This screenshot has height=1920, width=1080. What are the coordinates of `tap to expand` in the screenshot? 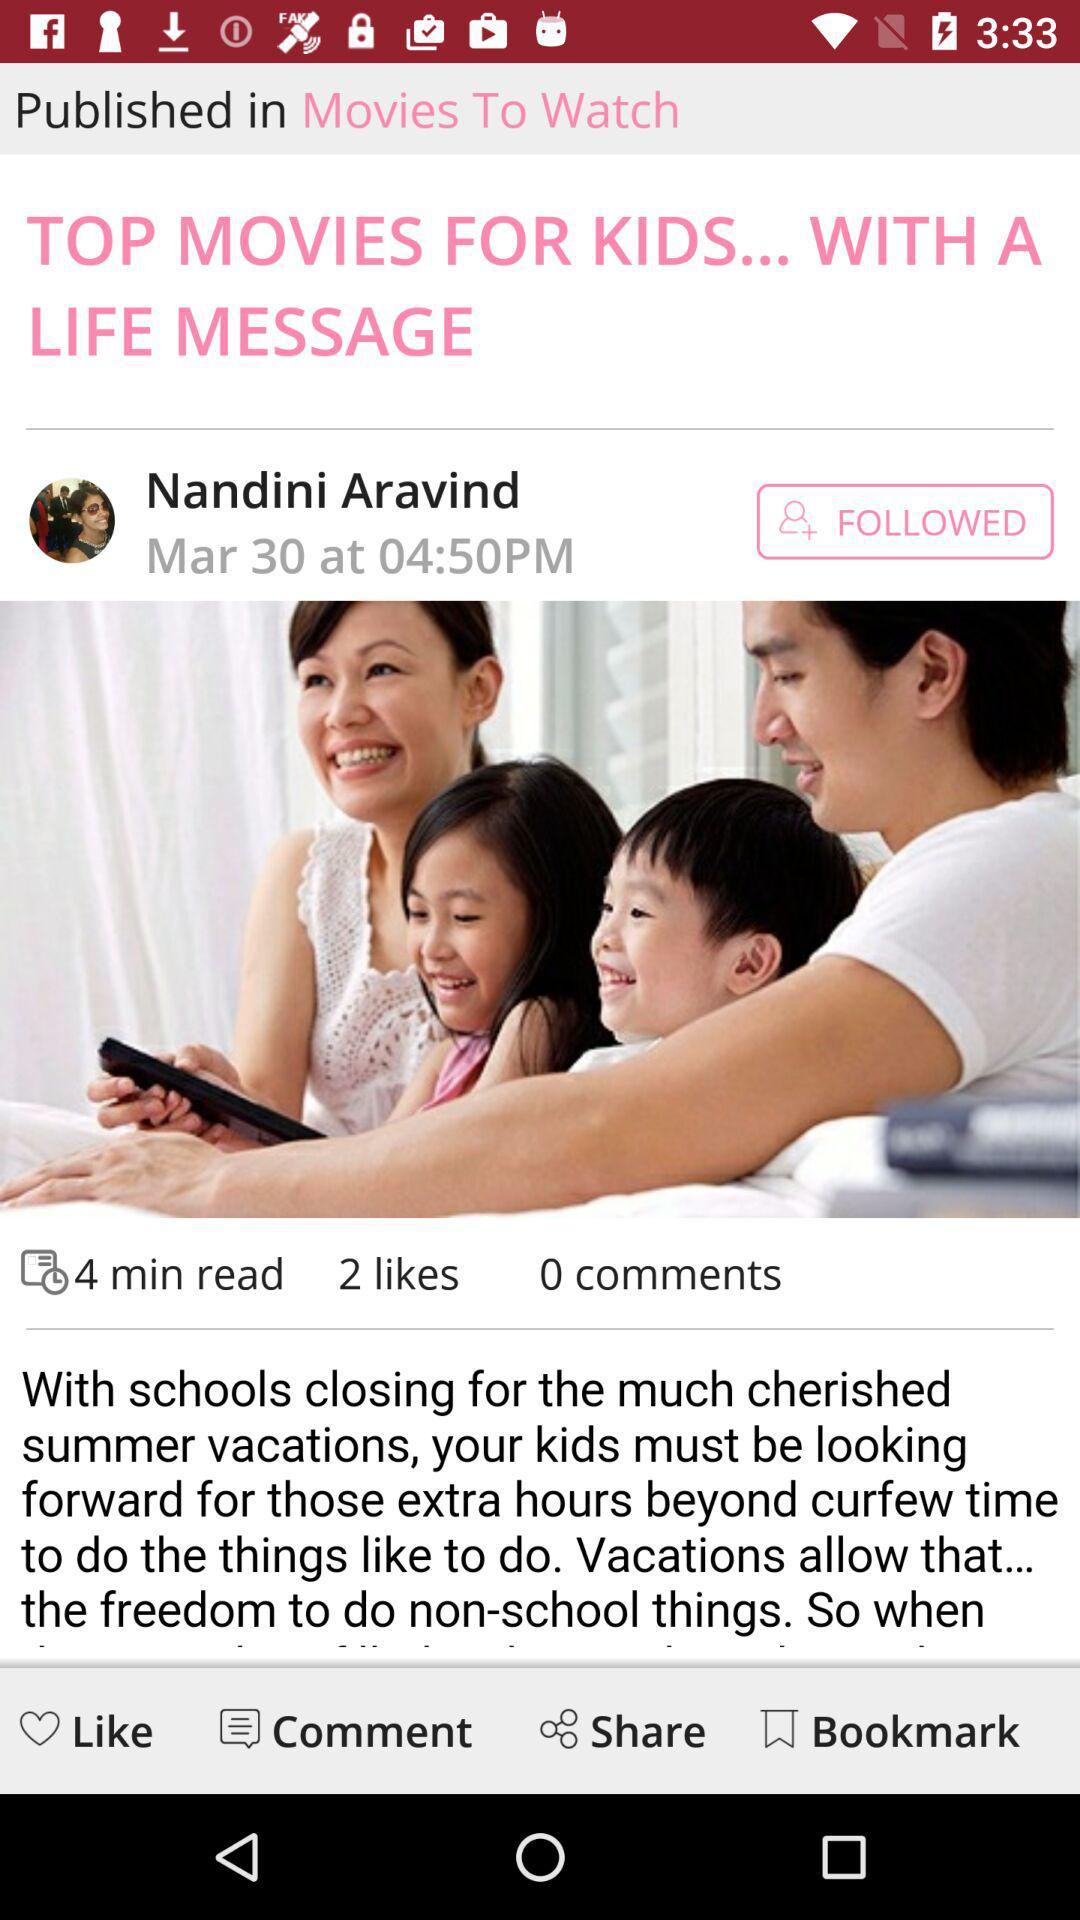 It's located at (540, 1495).